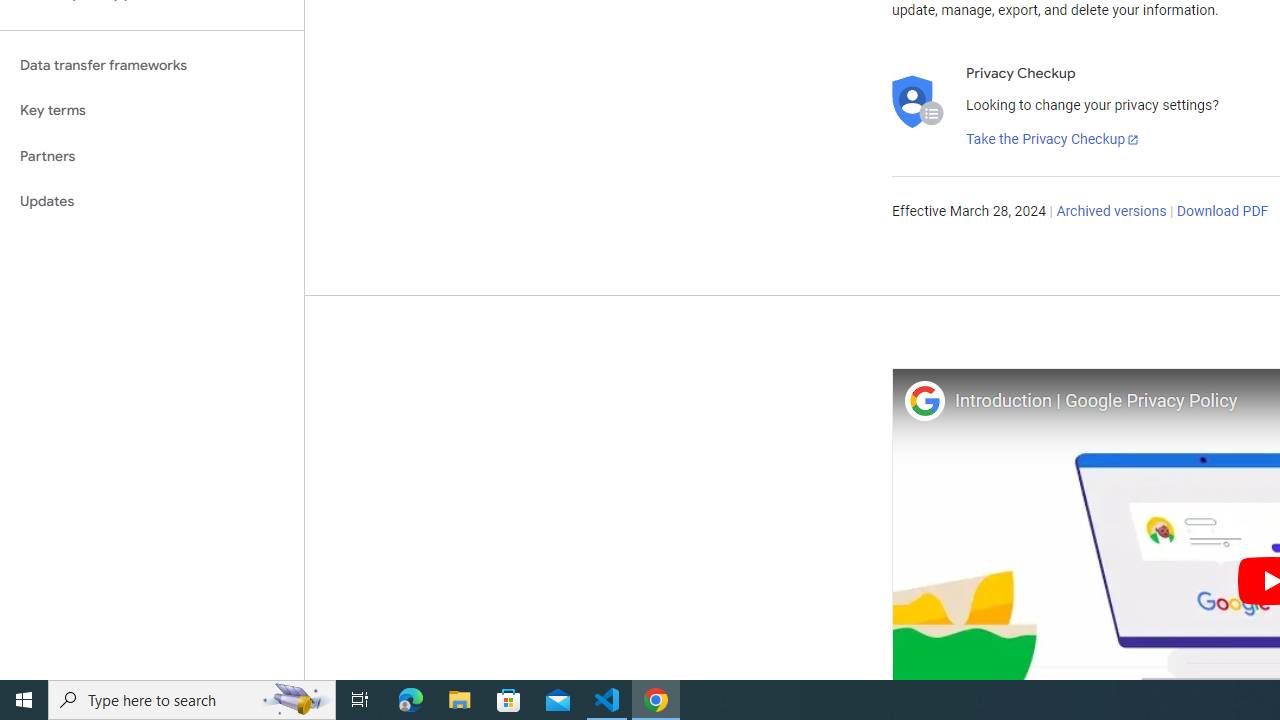 The height and width of the screenshot is (720, 1280). What do you see at coordinates (151, 64) in the screenshot?
I see `'Data transfer frameworks'` at bounding box center [151, 64].